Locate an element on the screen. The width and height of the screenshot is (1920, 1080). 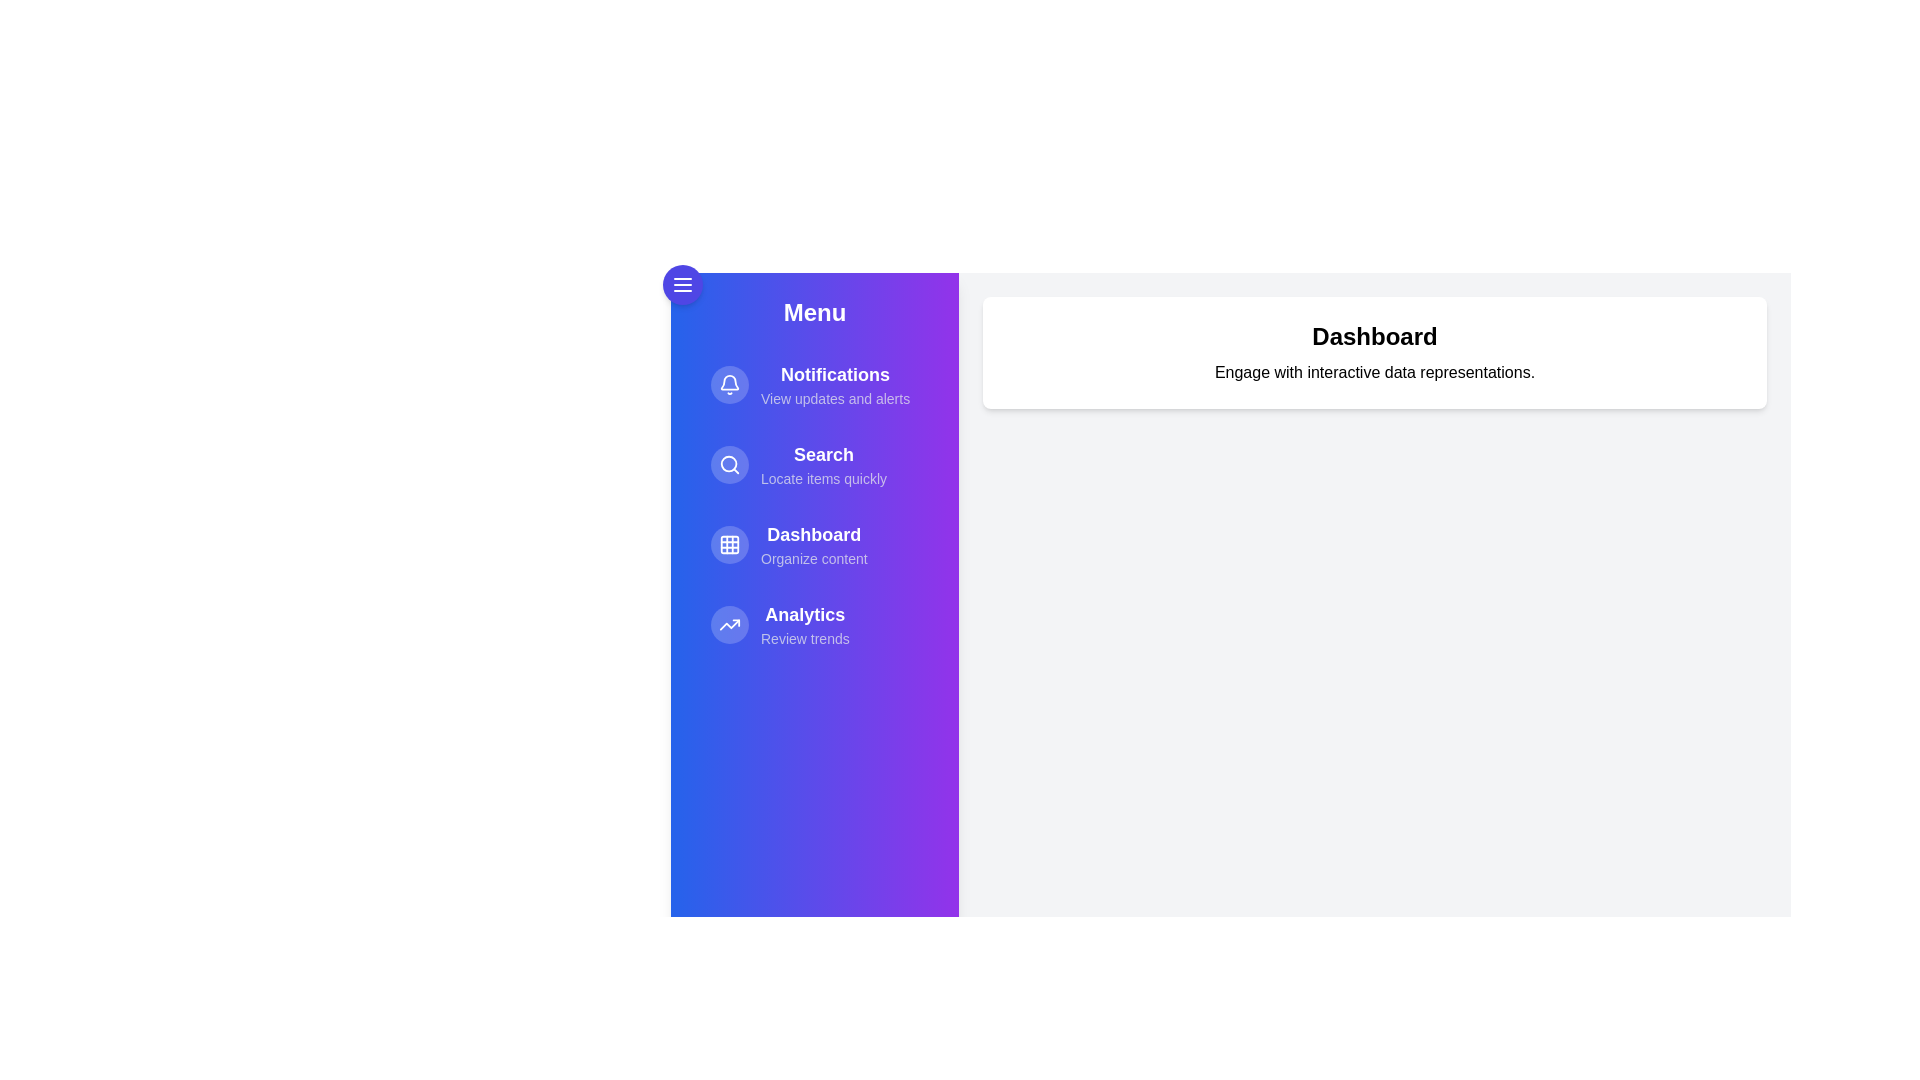
the menu item Notifications to navigate or perform its action is located at coordinates (815, 385).